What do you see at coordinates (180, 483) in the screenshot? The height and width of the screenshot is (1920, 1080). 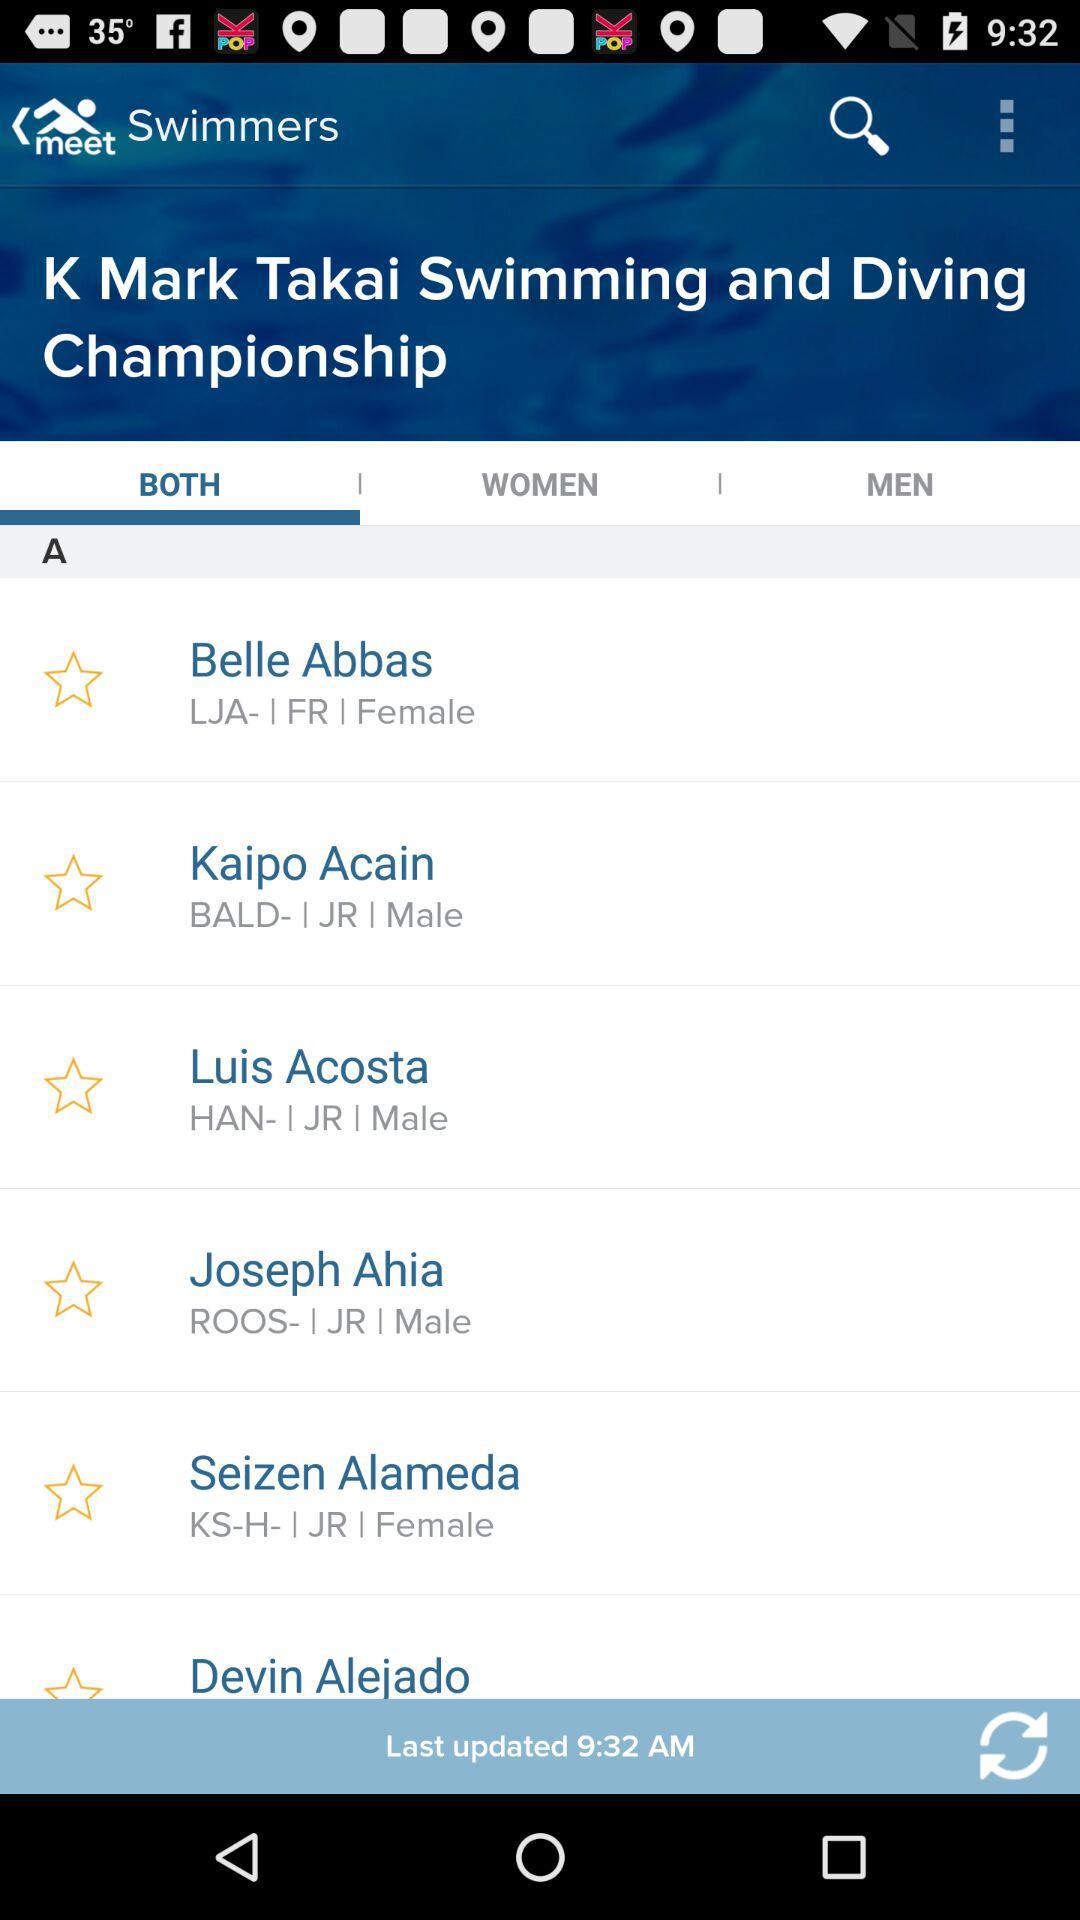 I see `the icon next to the women app` at bounding box center [180, 483].